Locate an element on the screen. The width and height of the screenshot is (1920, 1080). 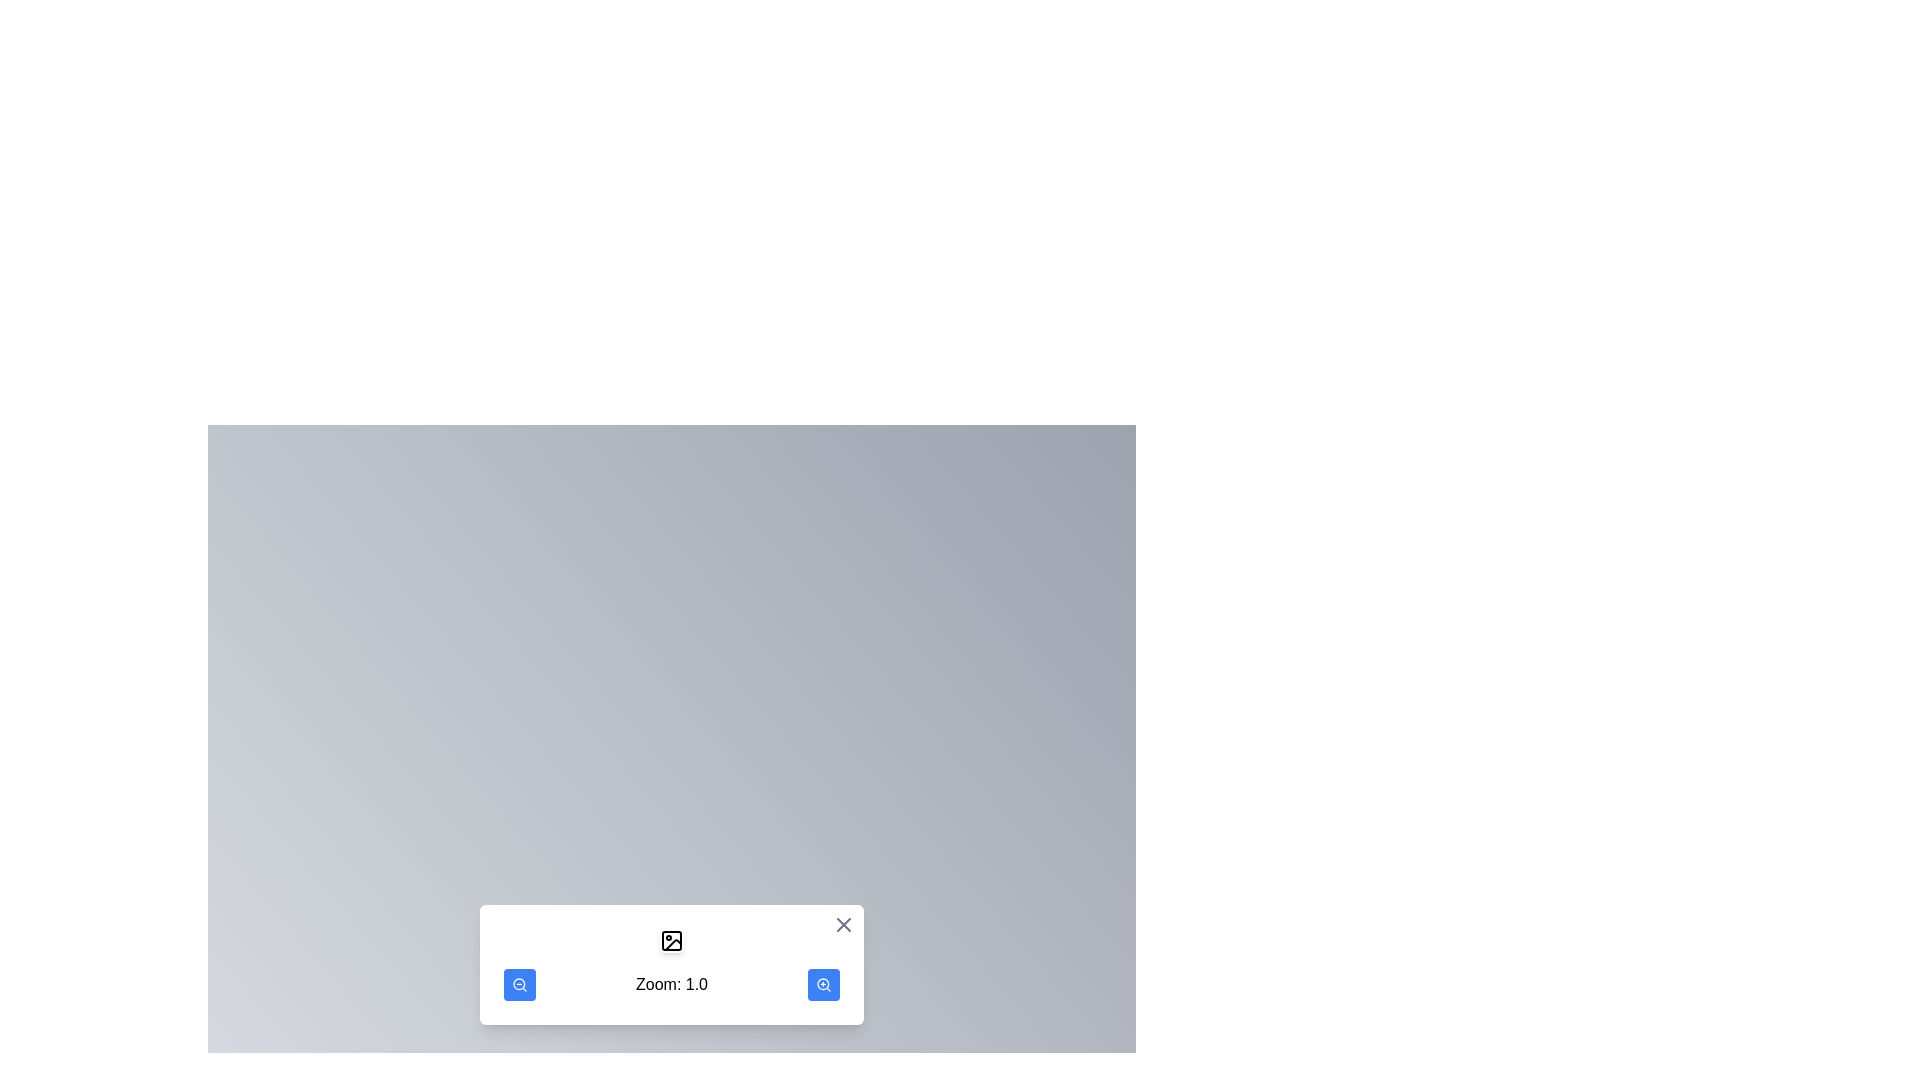
the preview image icon with rounded edges located centrally within the modal dialog box is located at coordinates (672, 941).